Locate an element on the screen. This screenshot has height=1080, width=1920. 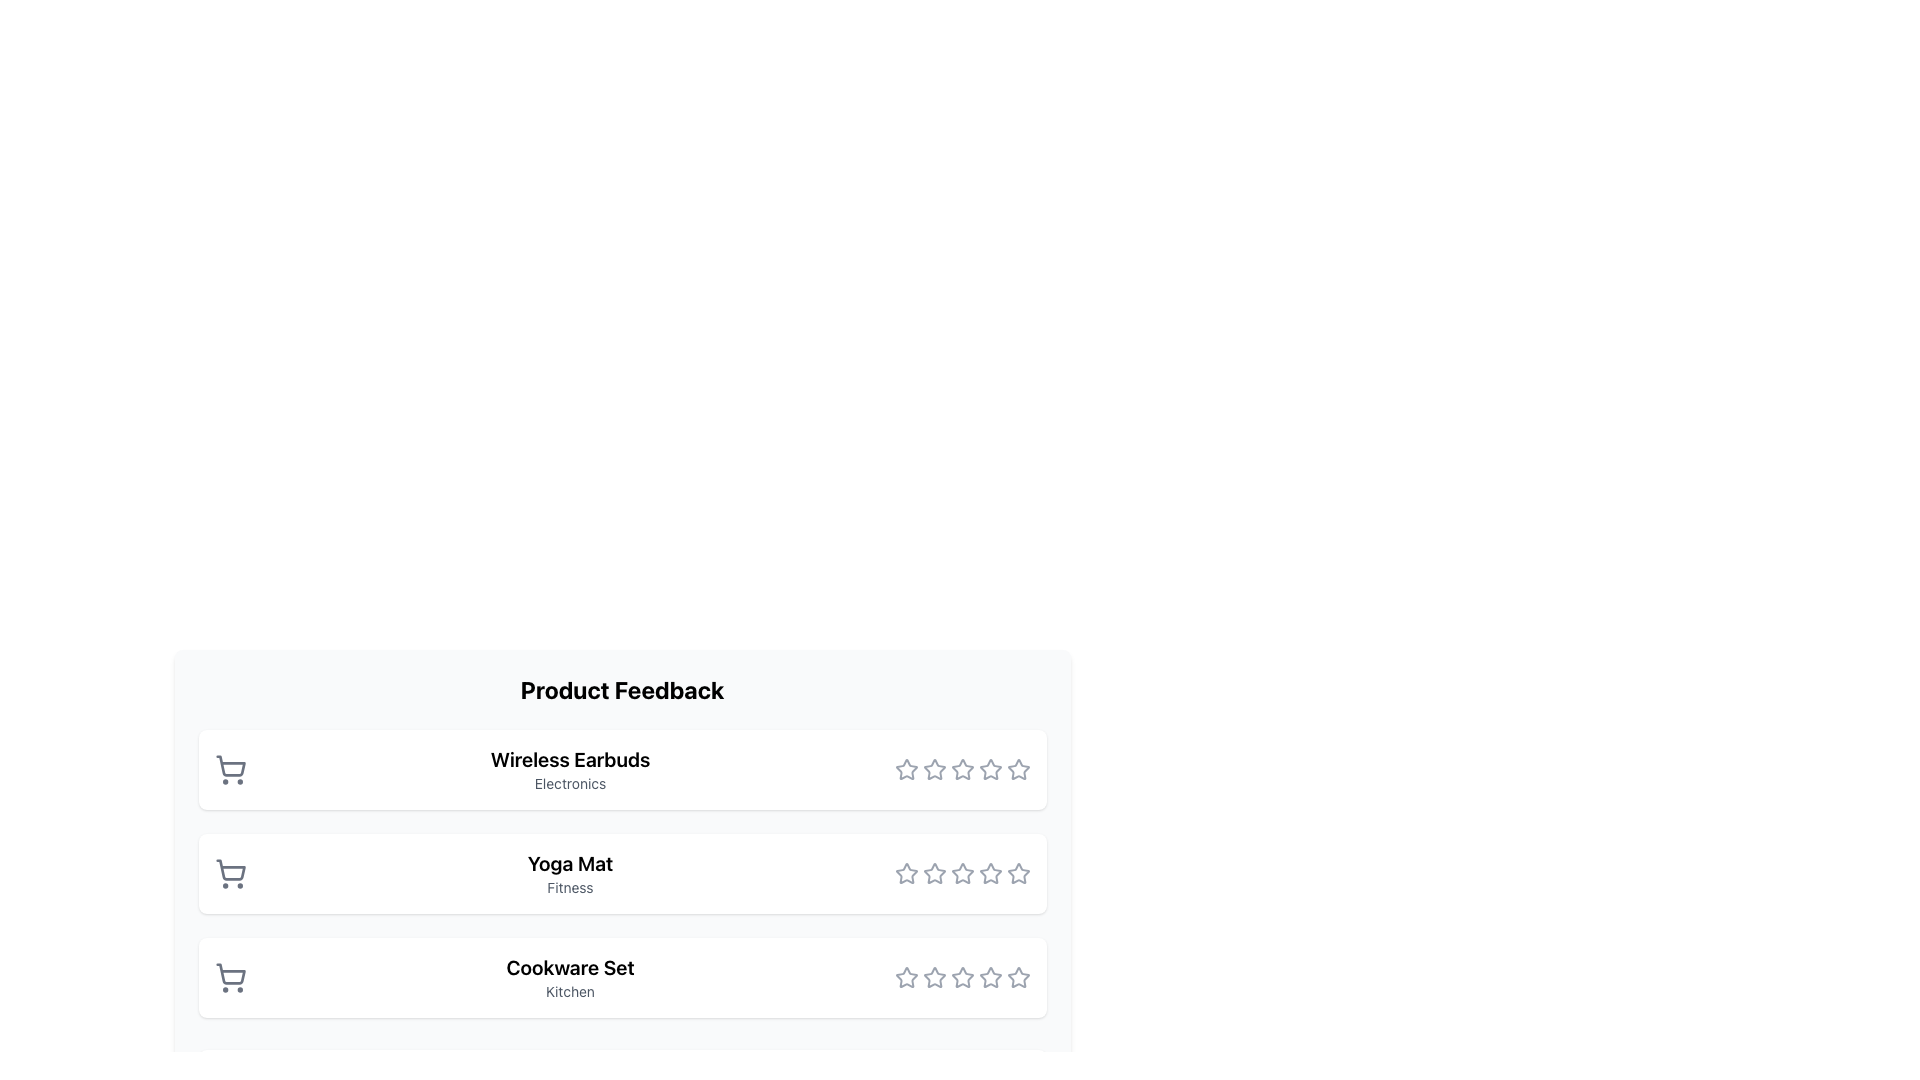
the third star icon in the star rating system is located at coordinates (962, 977).